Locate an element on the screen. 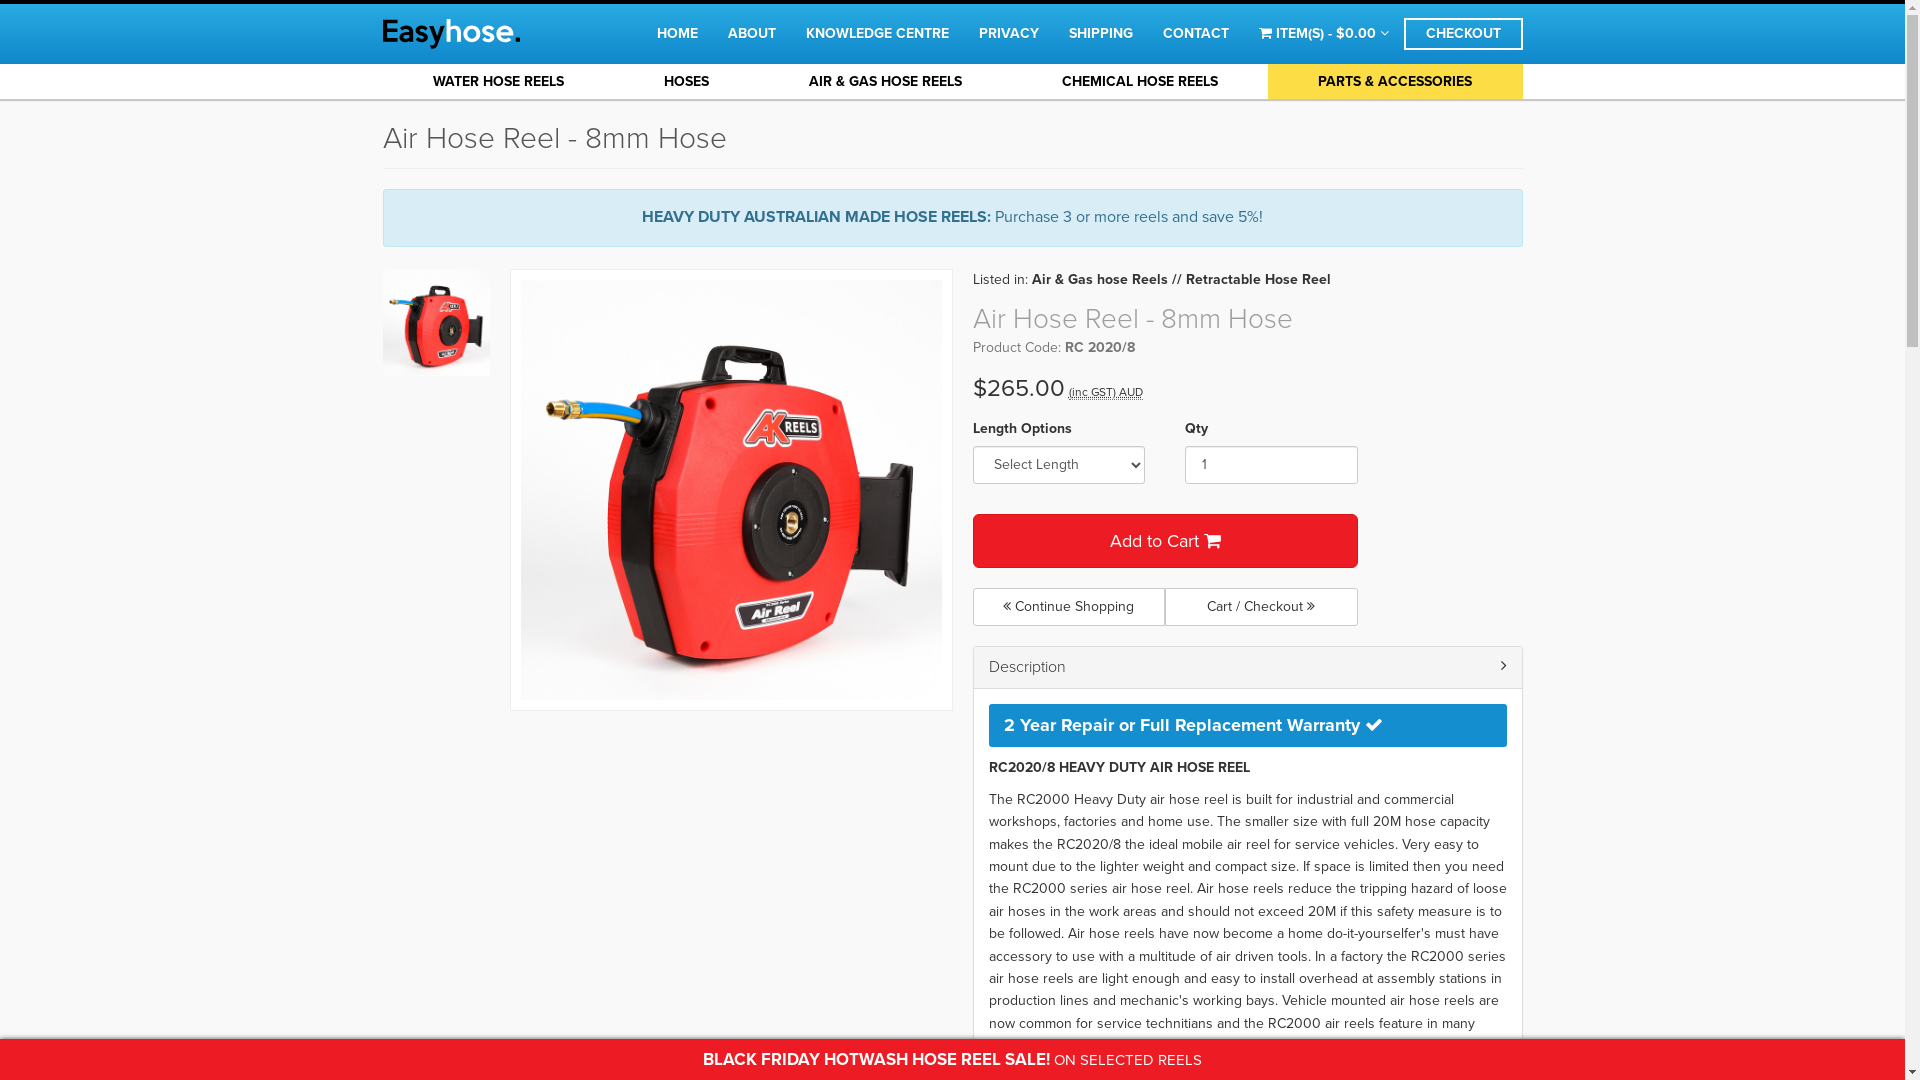 This screenshot has width=1920, height=1080. 'HOSES' is located at coordinates (686, 80).